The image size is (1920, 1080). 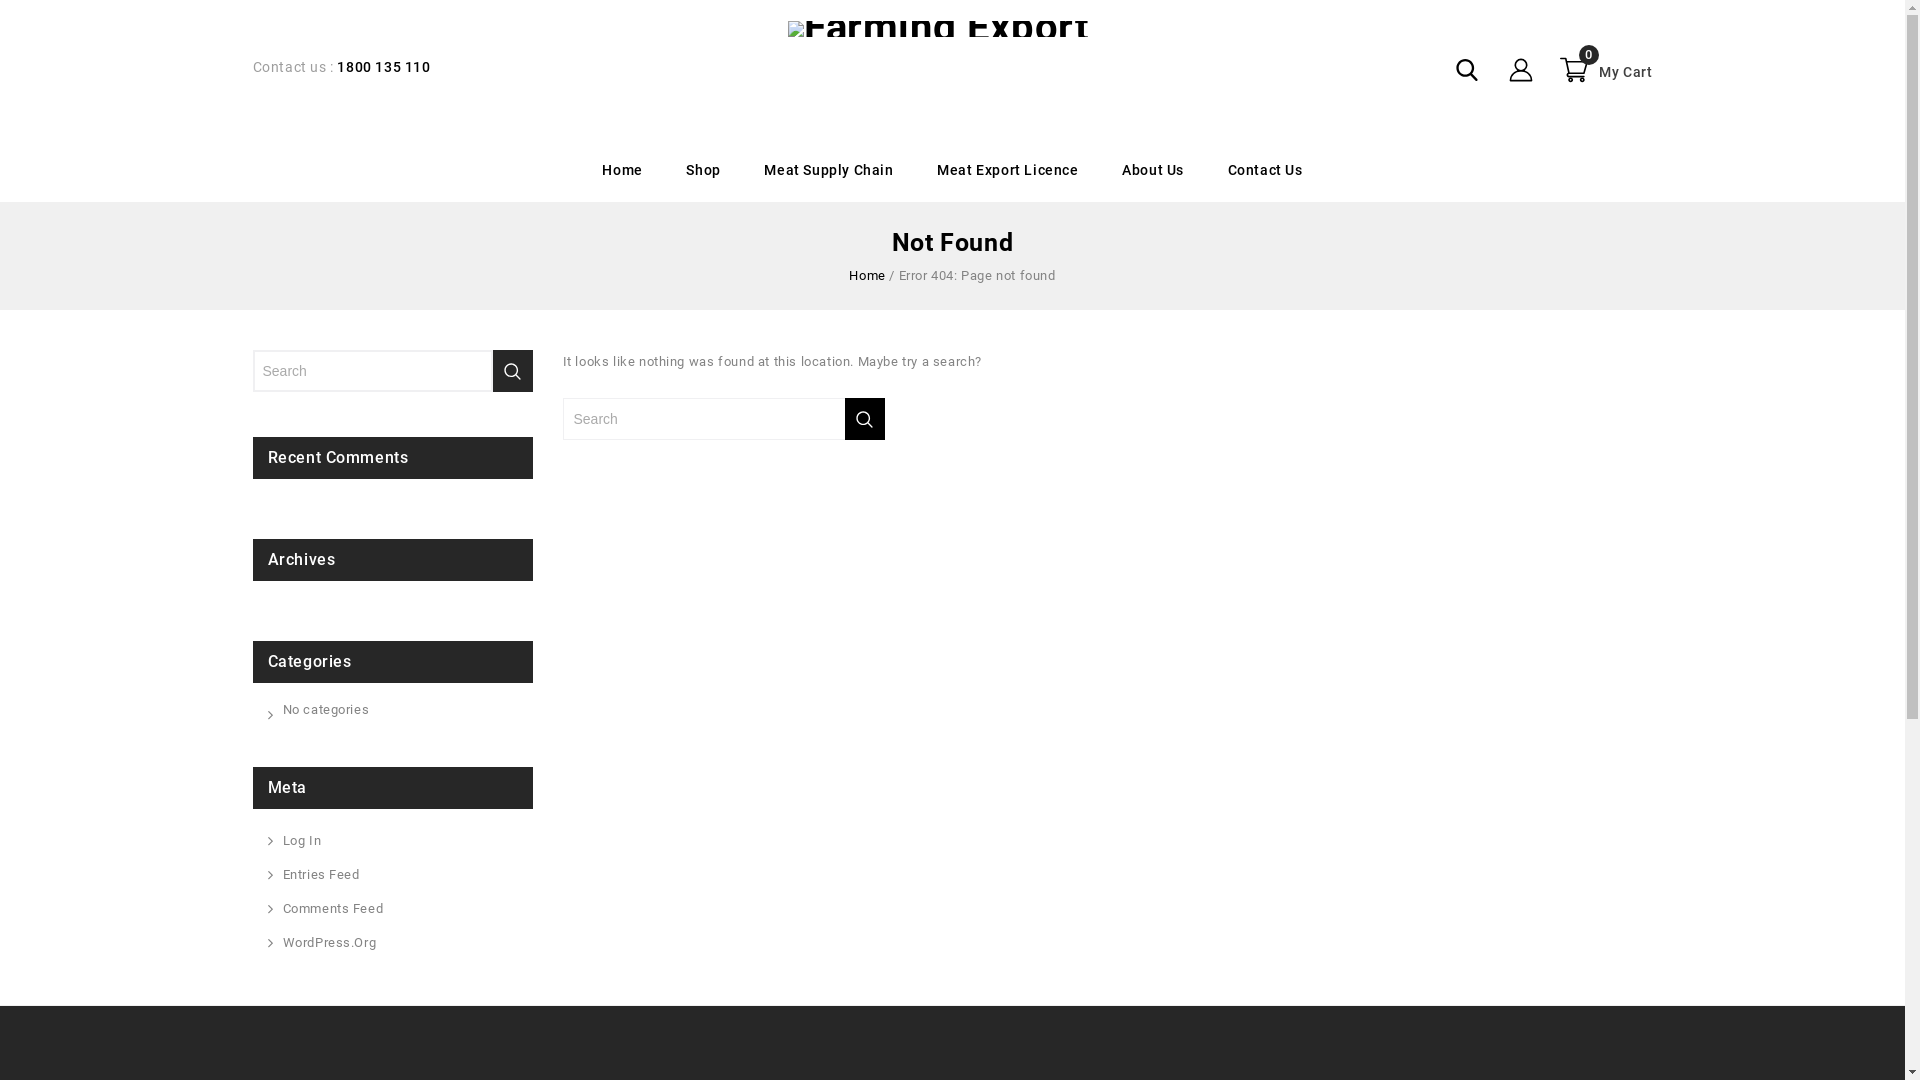 I want to click on 'Meat Export Licence', so click(x=1007, y=169).